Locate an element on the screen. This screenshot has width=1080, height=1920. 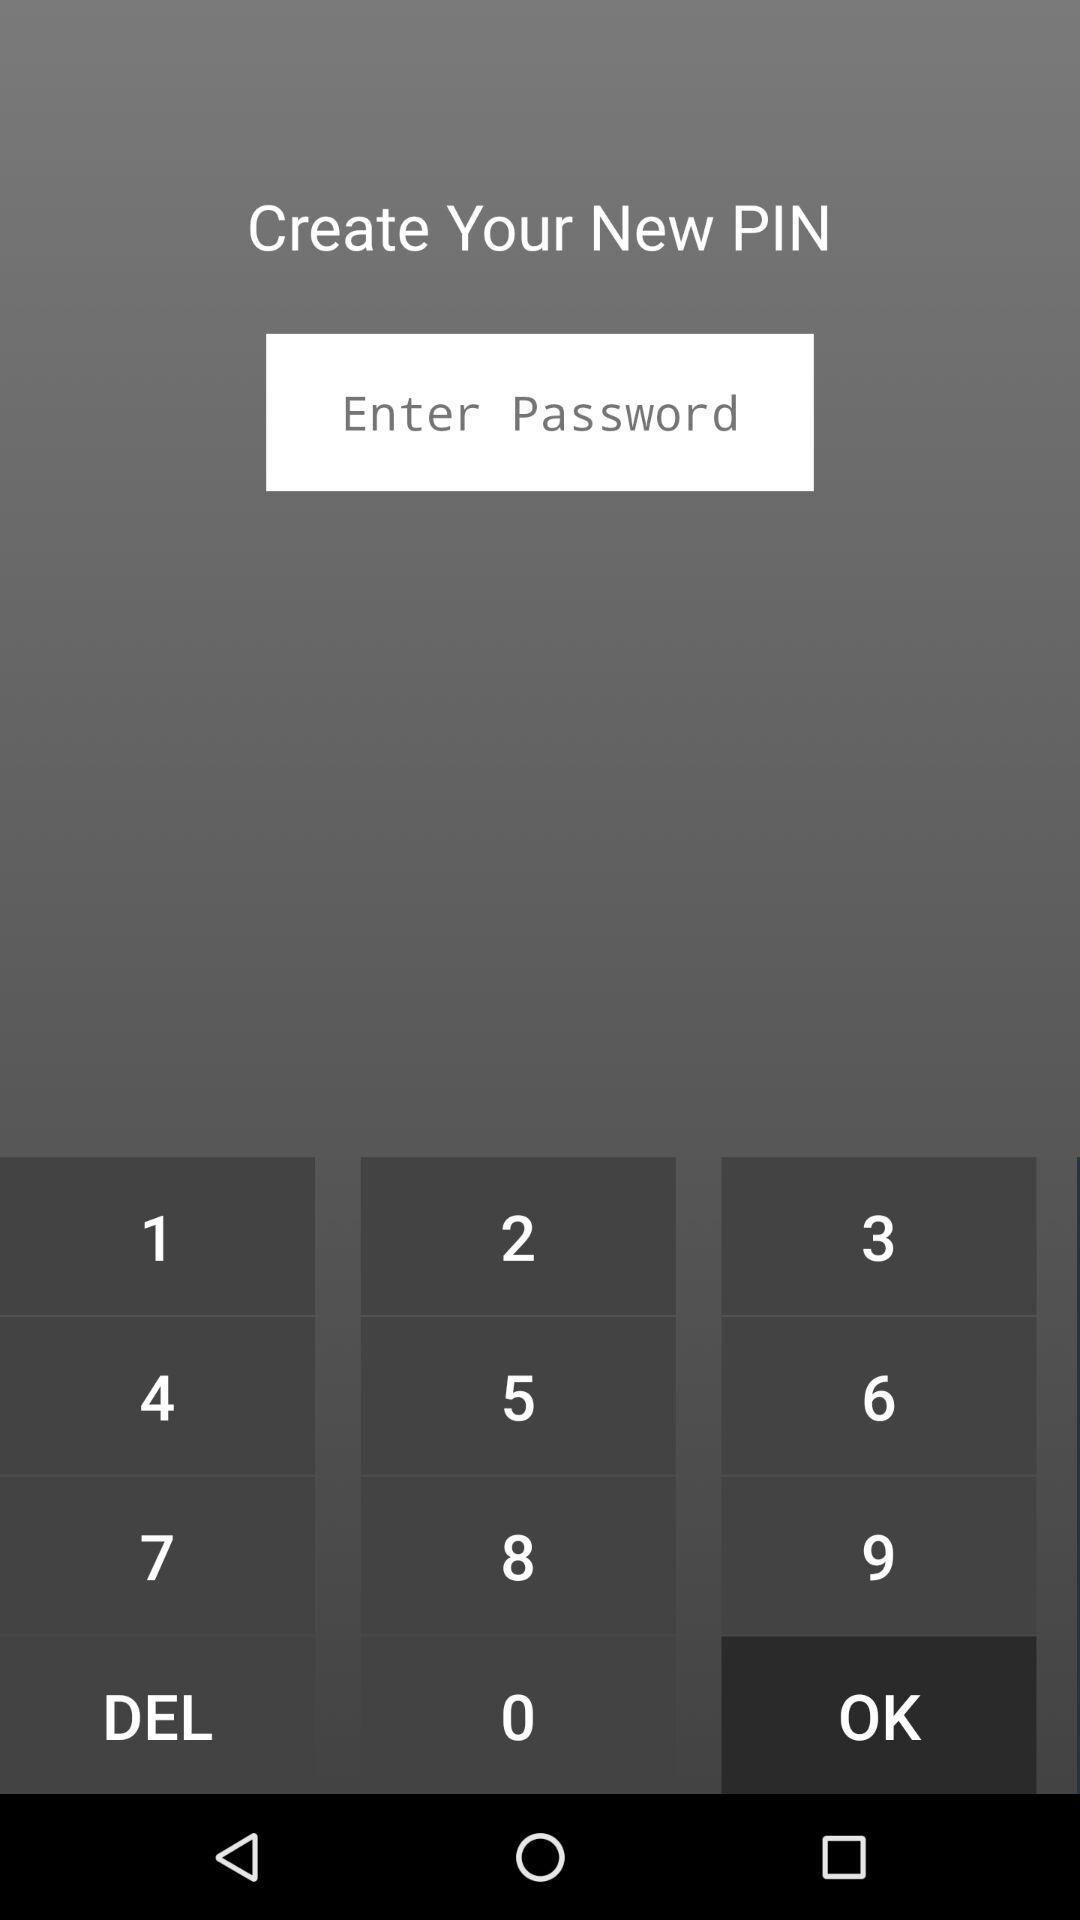
item to the right of the 2 is located at coordinates (878, 1235).